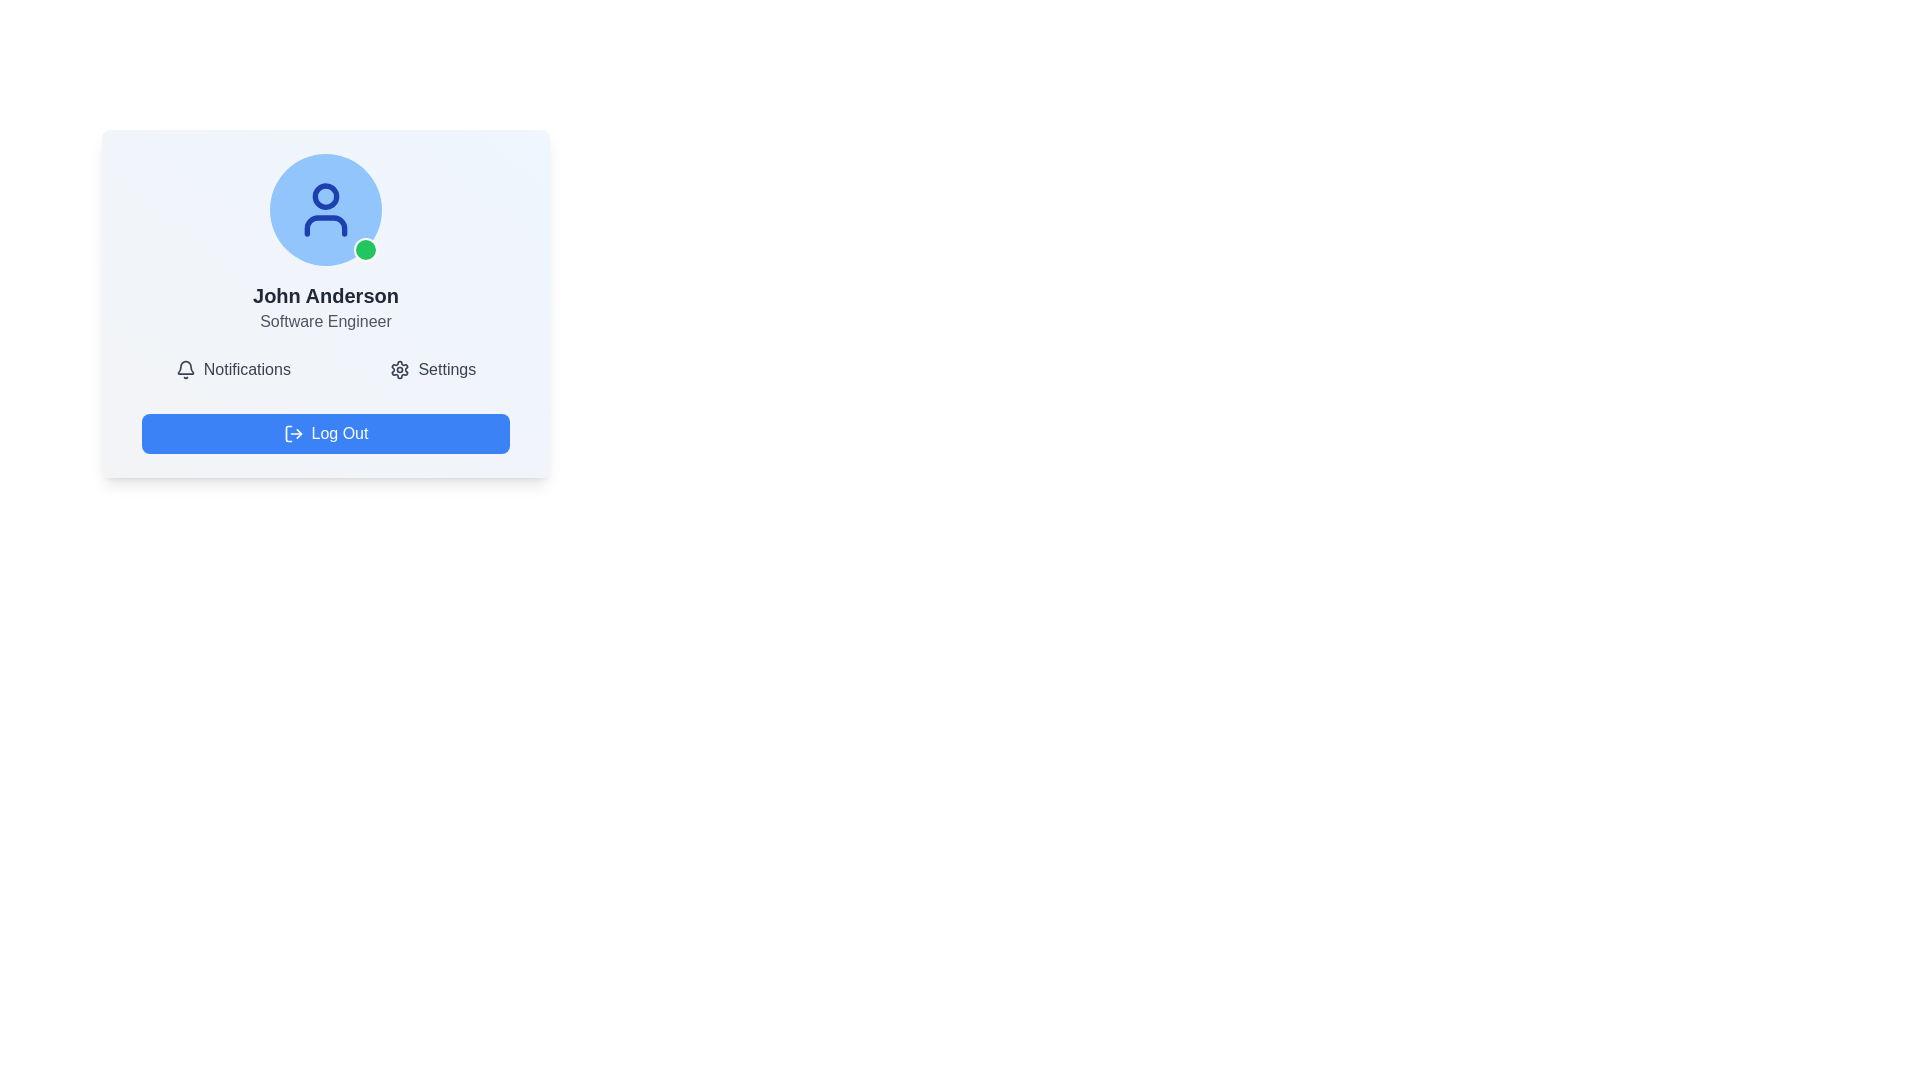  I want to click on text label displaying 'John Anderson' which is a bold, large font element located above the subtitle 'Software Engineer' in the center of the interface, so click(326, 296).